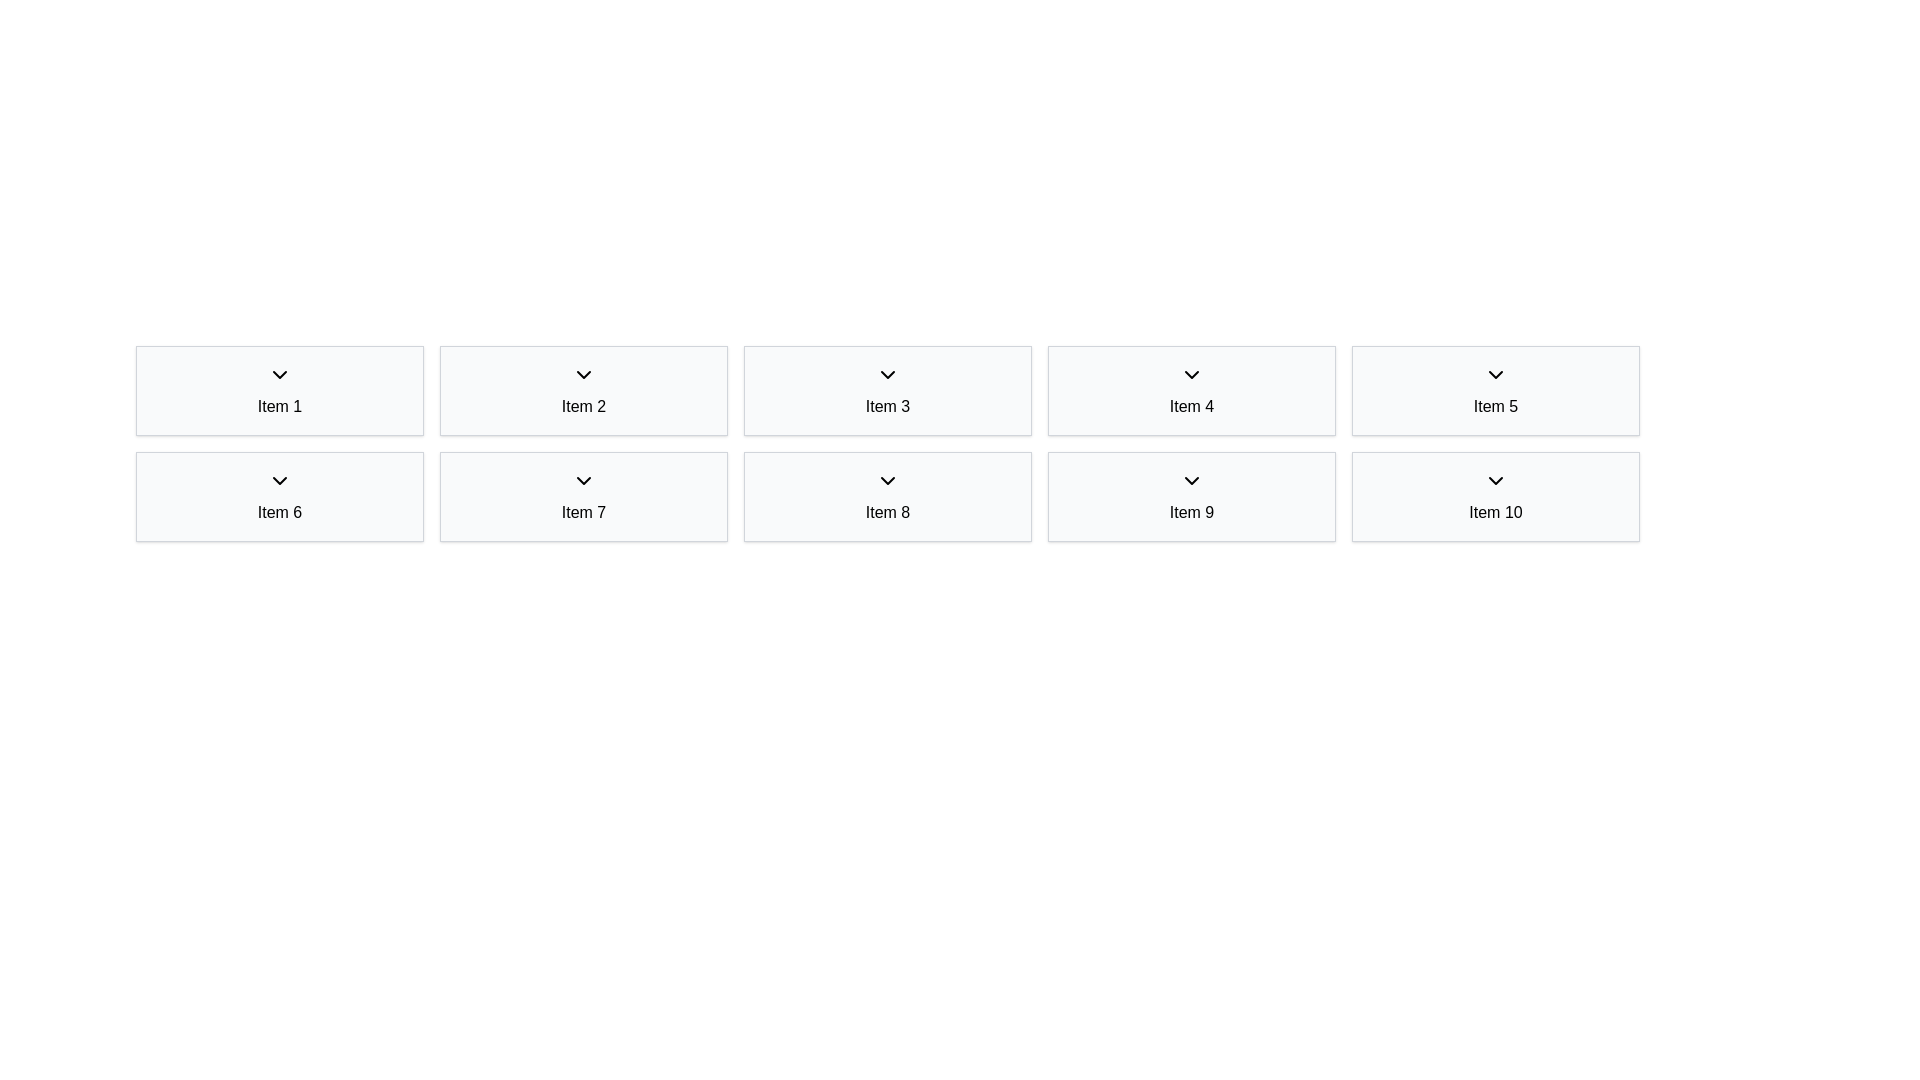  Describe the element at coordinates (583, 481) in the screenshot. I see `the Dropdown Indicator (Chevron Icon) located in the seventh item of a grid layout` at that location.